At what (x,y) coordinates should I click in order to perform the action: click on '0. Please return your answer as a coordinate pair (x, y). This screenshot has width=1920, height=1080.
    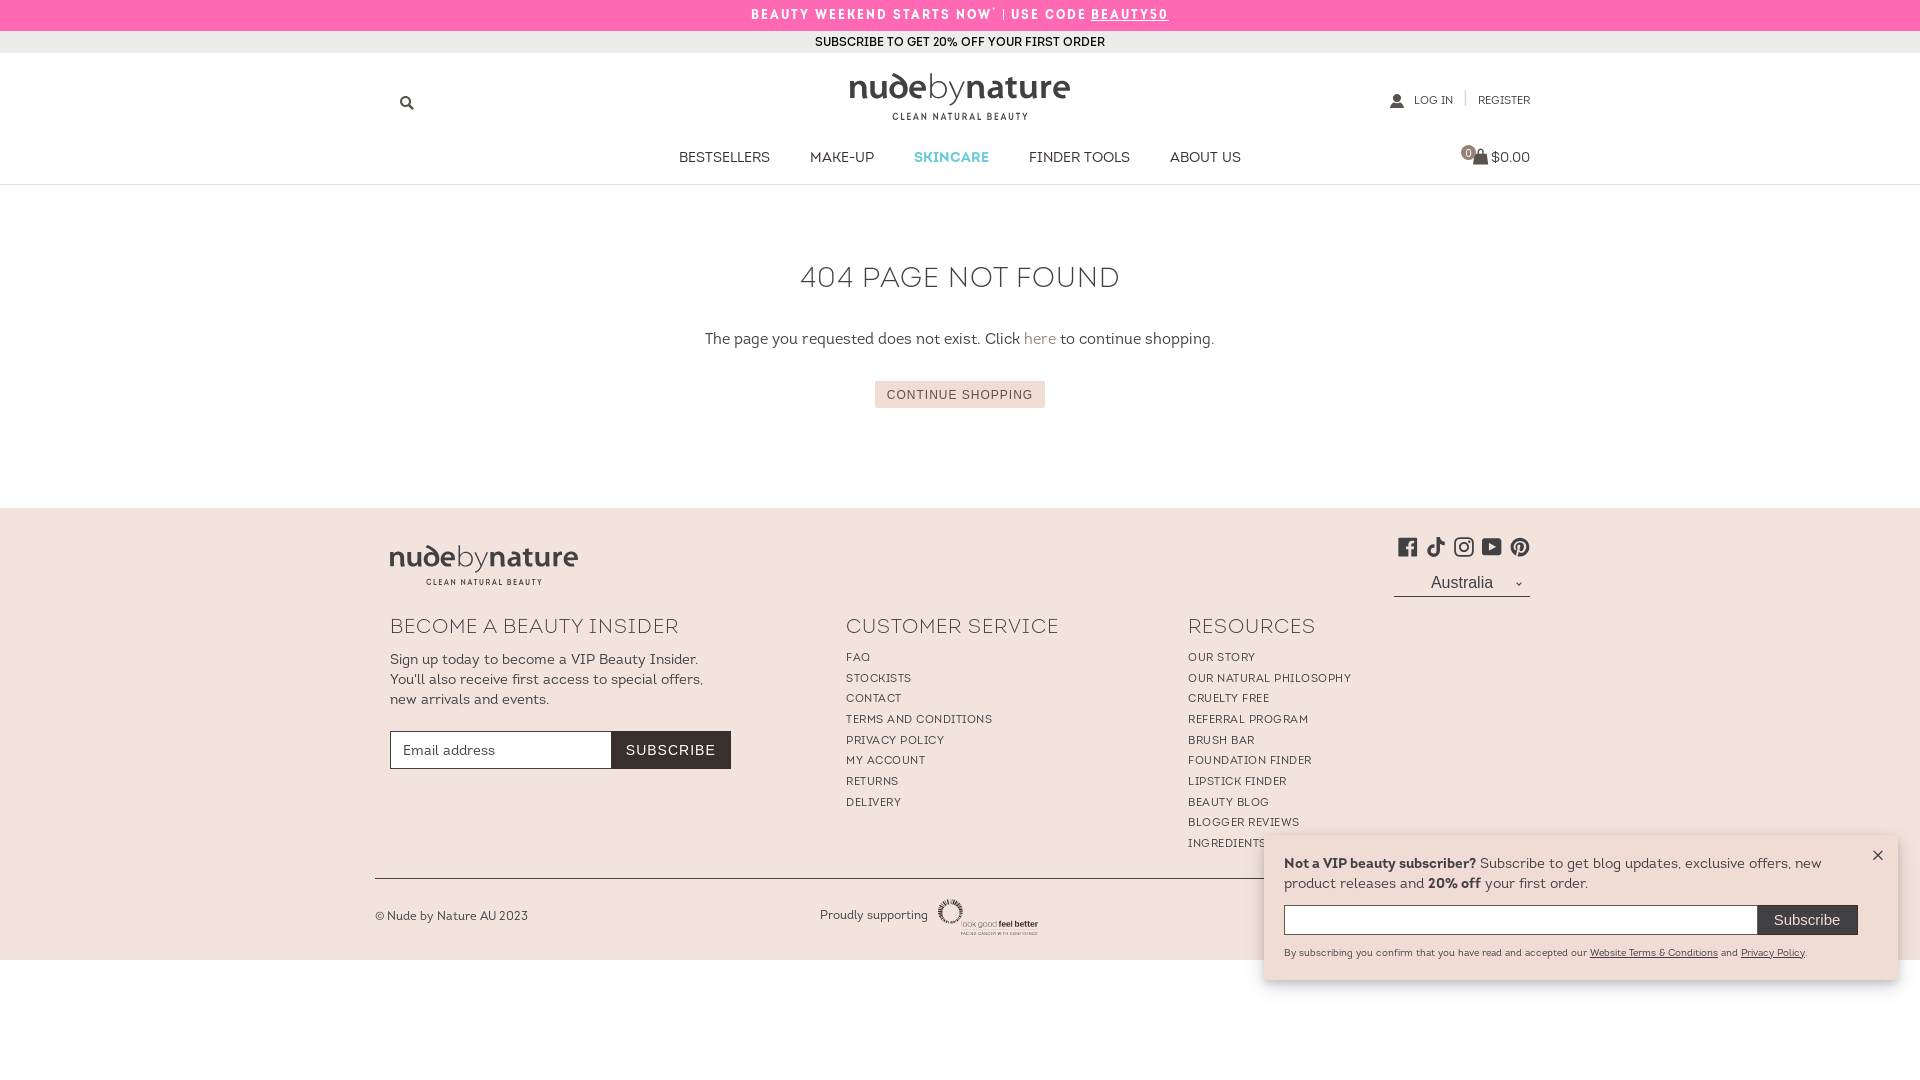
    Looking at the image, I should click on (1495, 157).